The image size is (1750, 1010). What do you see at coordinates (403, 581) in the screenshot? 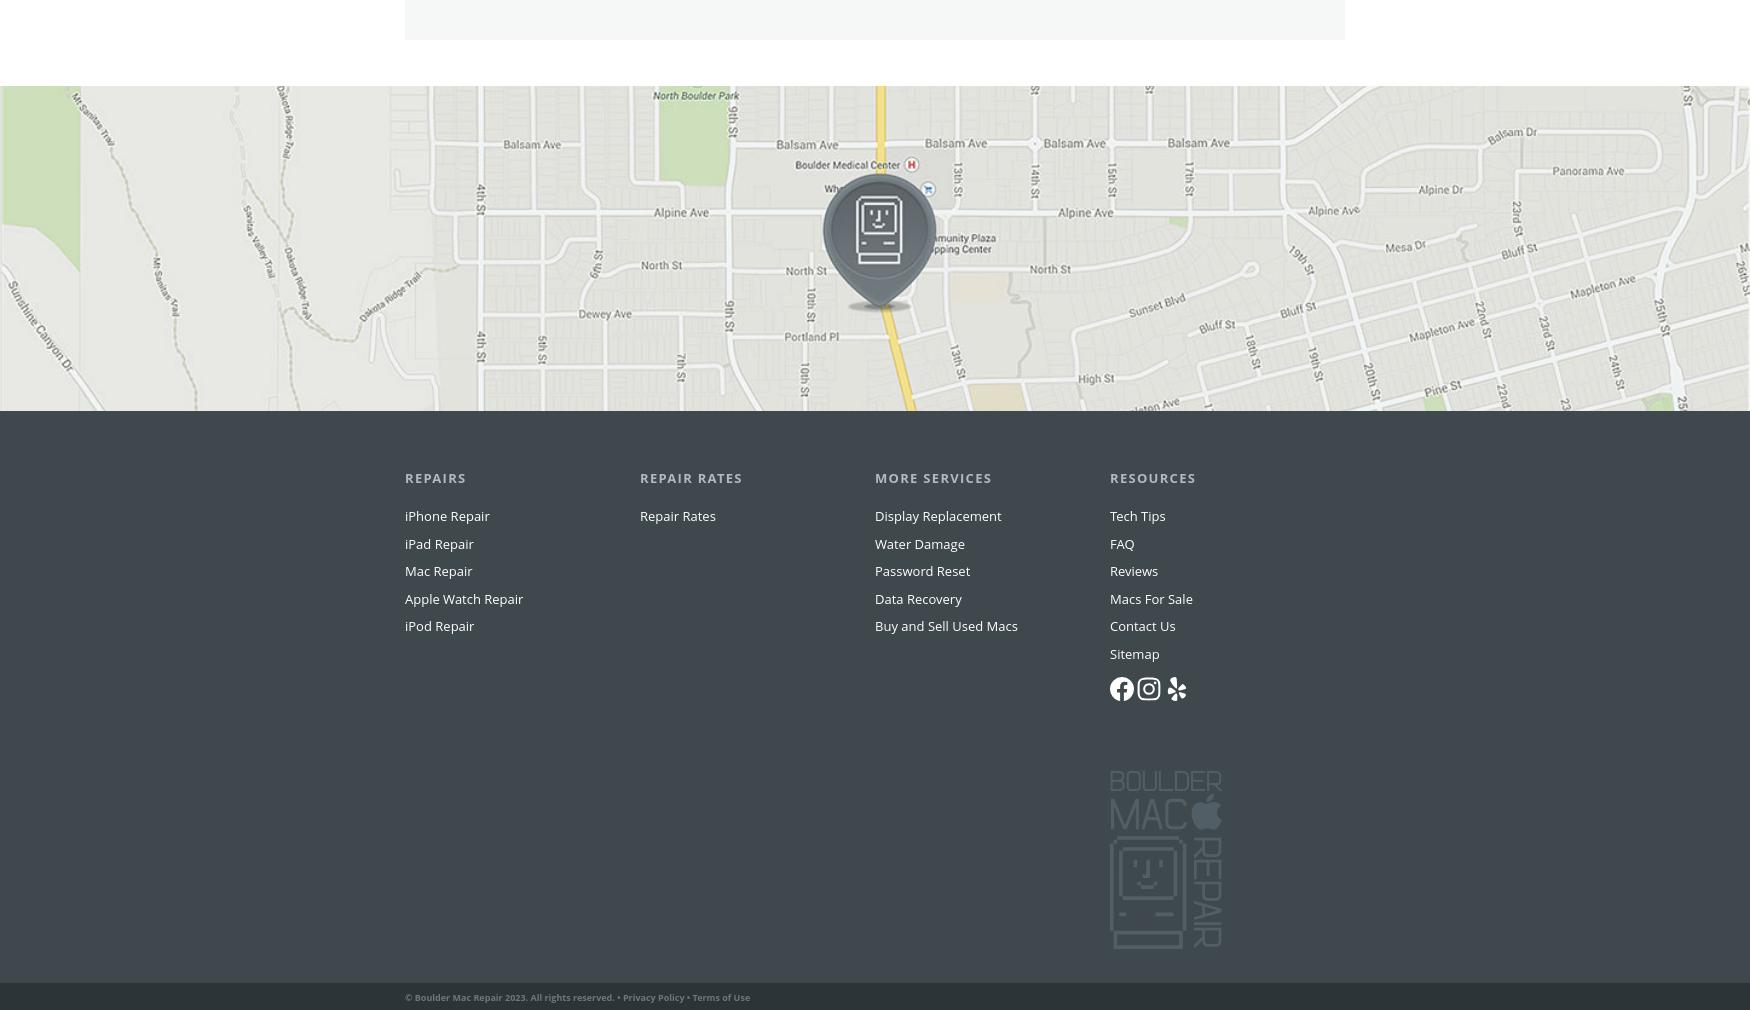
I see `'iPad Repair'` at bounding box center [403, 581].